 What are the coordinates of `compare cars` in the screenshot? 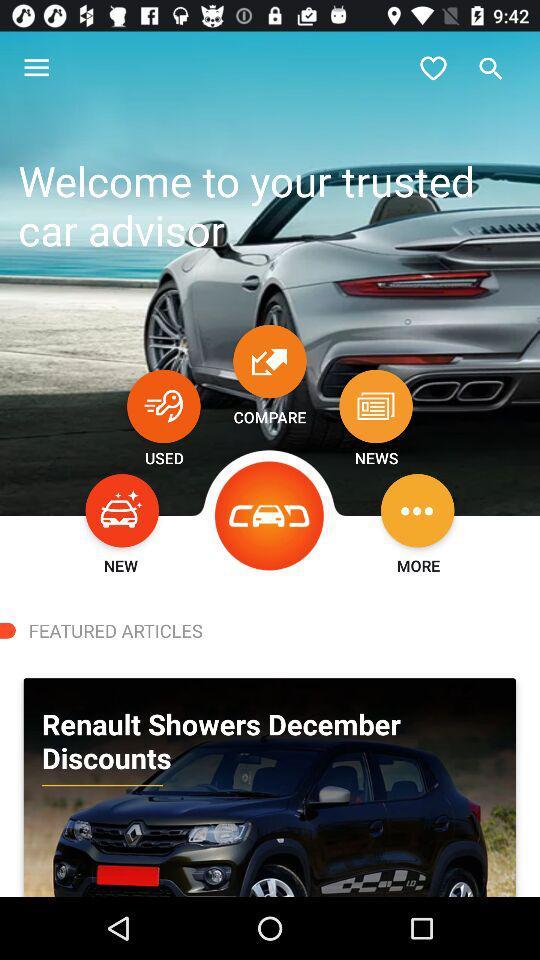 It's located at (270, 360).